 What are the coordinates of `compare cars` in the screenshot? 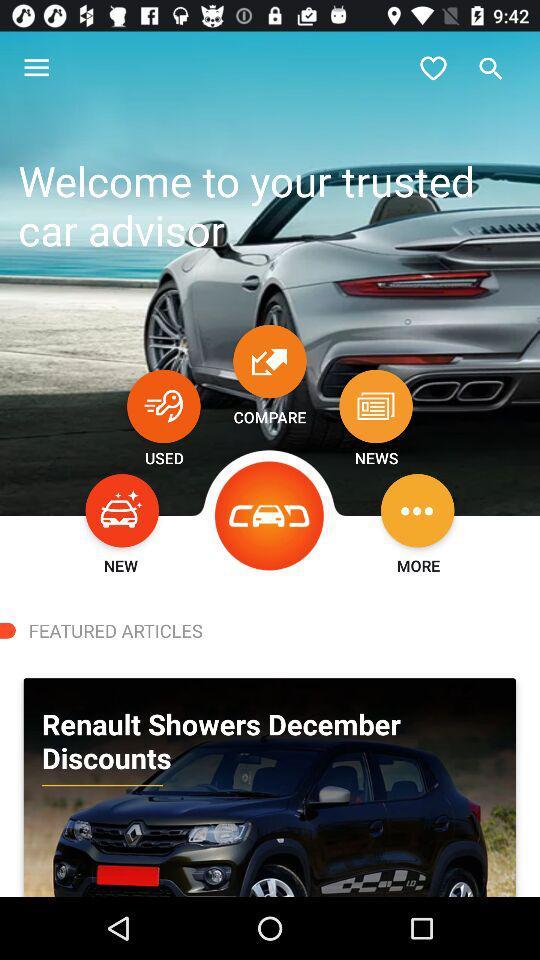 It's located at (270, 360).